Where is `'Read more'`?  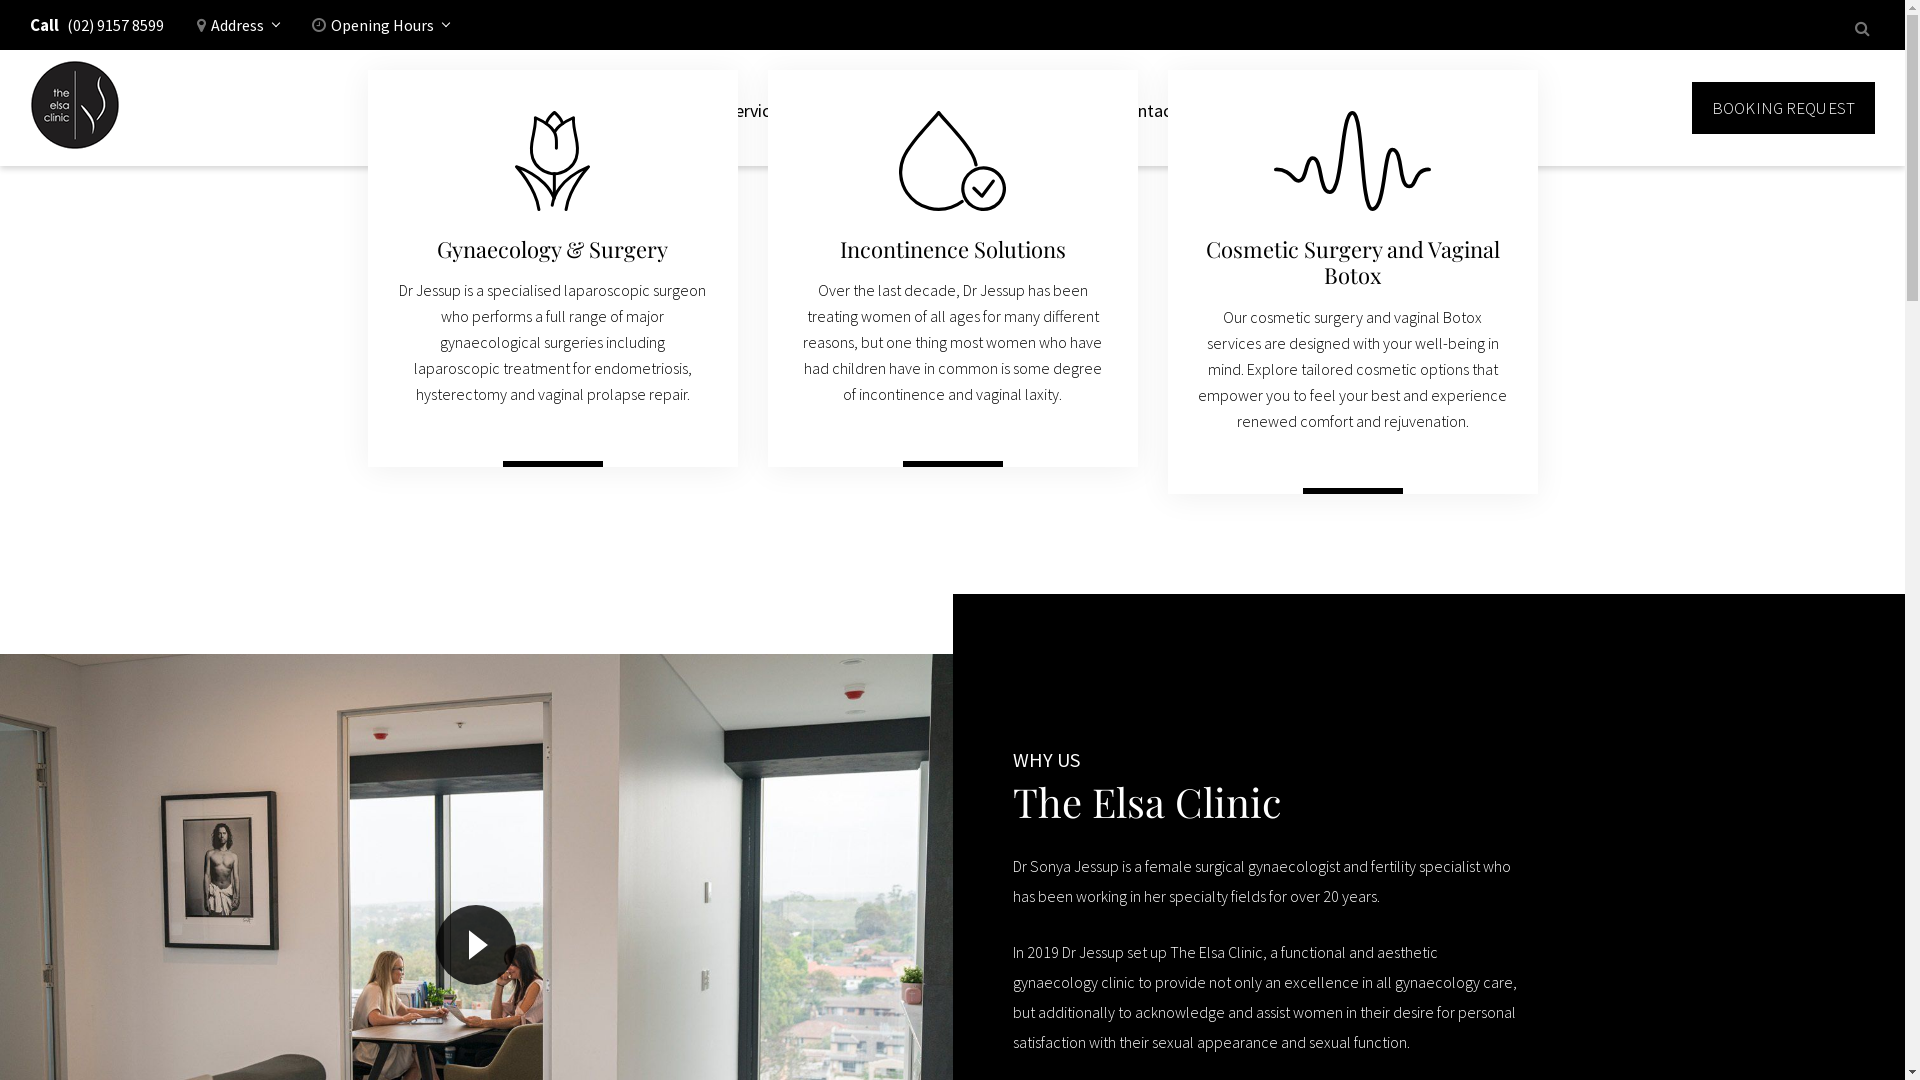
'Read more' is located at coordinates (1352, 500).